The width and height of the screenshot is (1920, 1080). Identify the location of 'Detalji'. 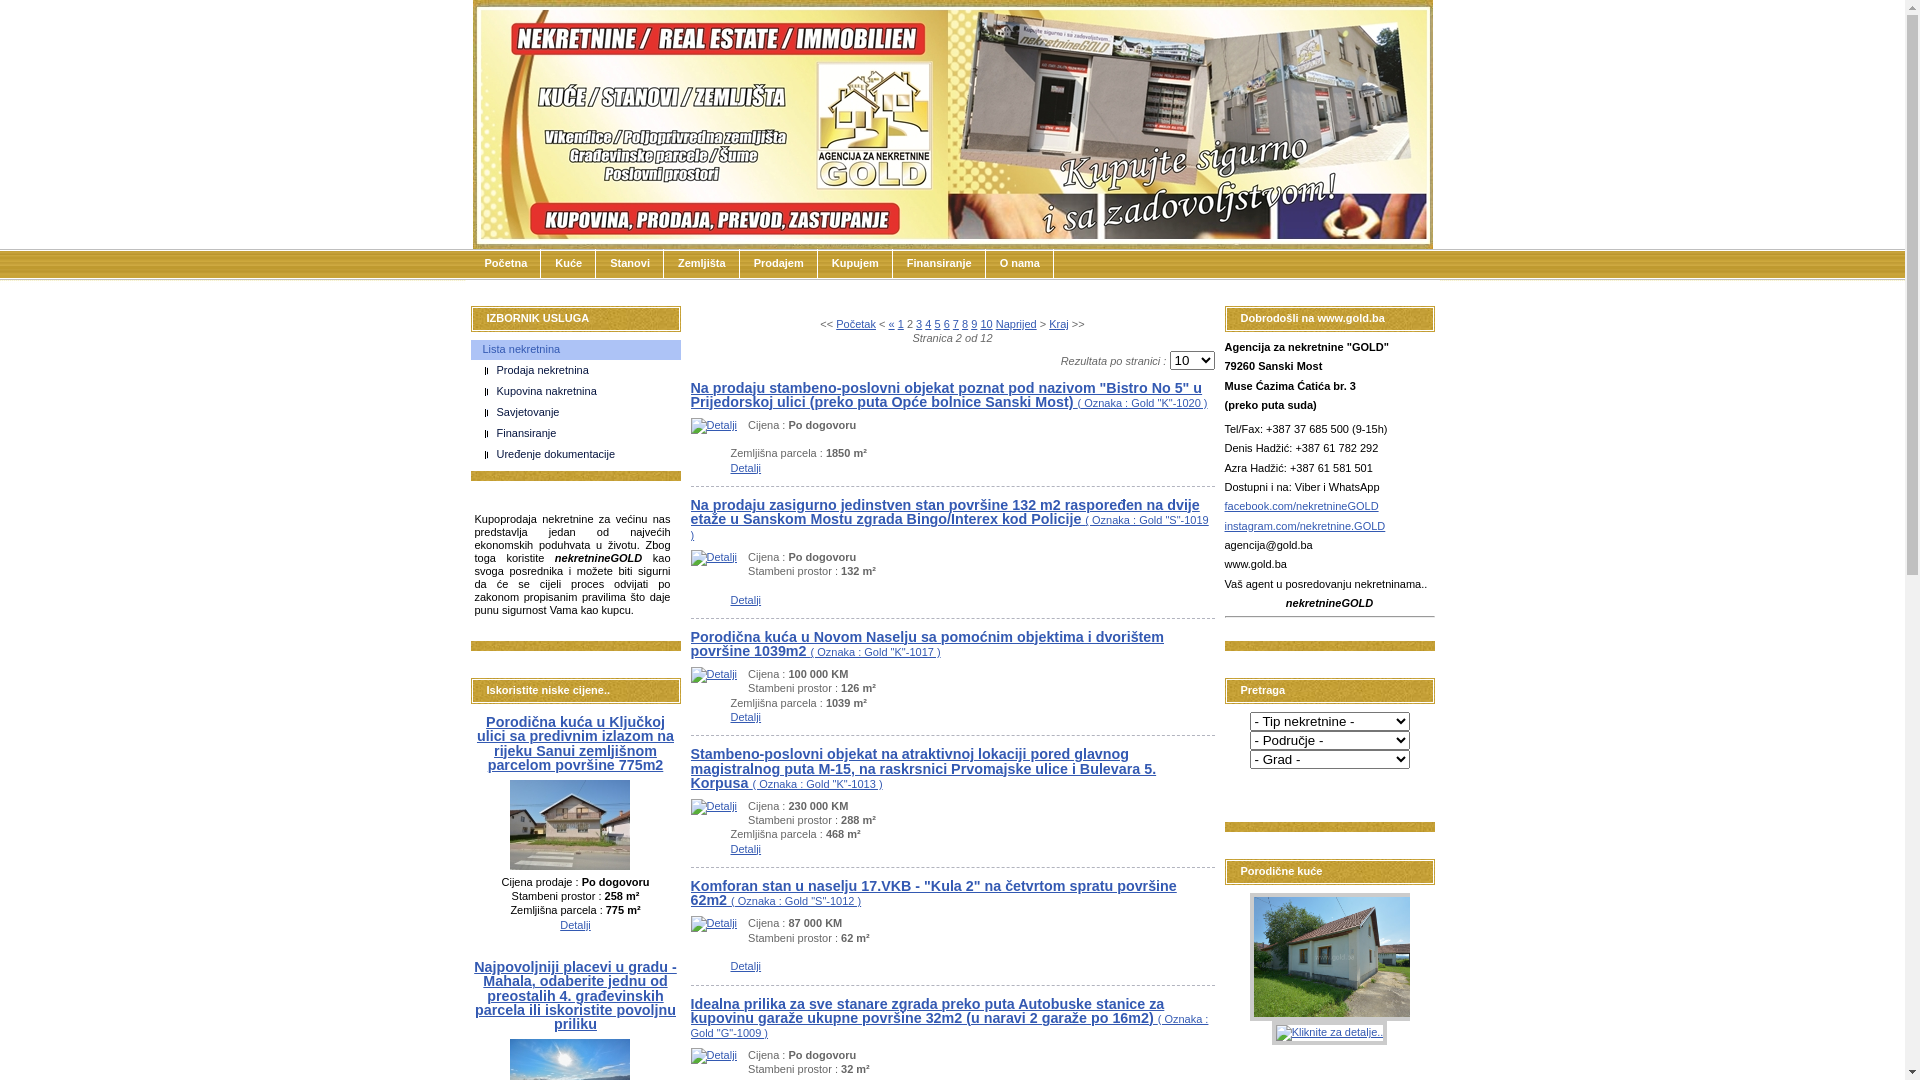
(713, 805).